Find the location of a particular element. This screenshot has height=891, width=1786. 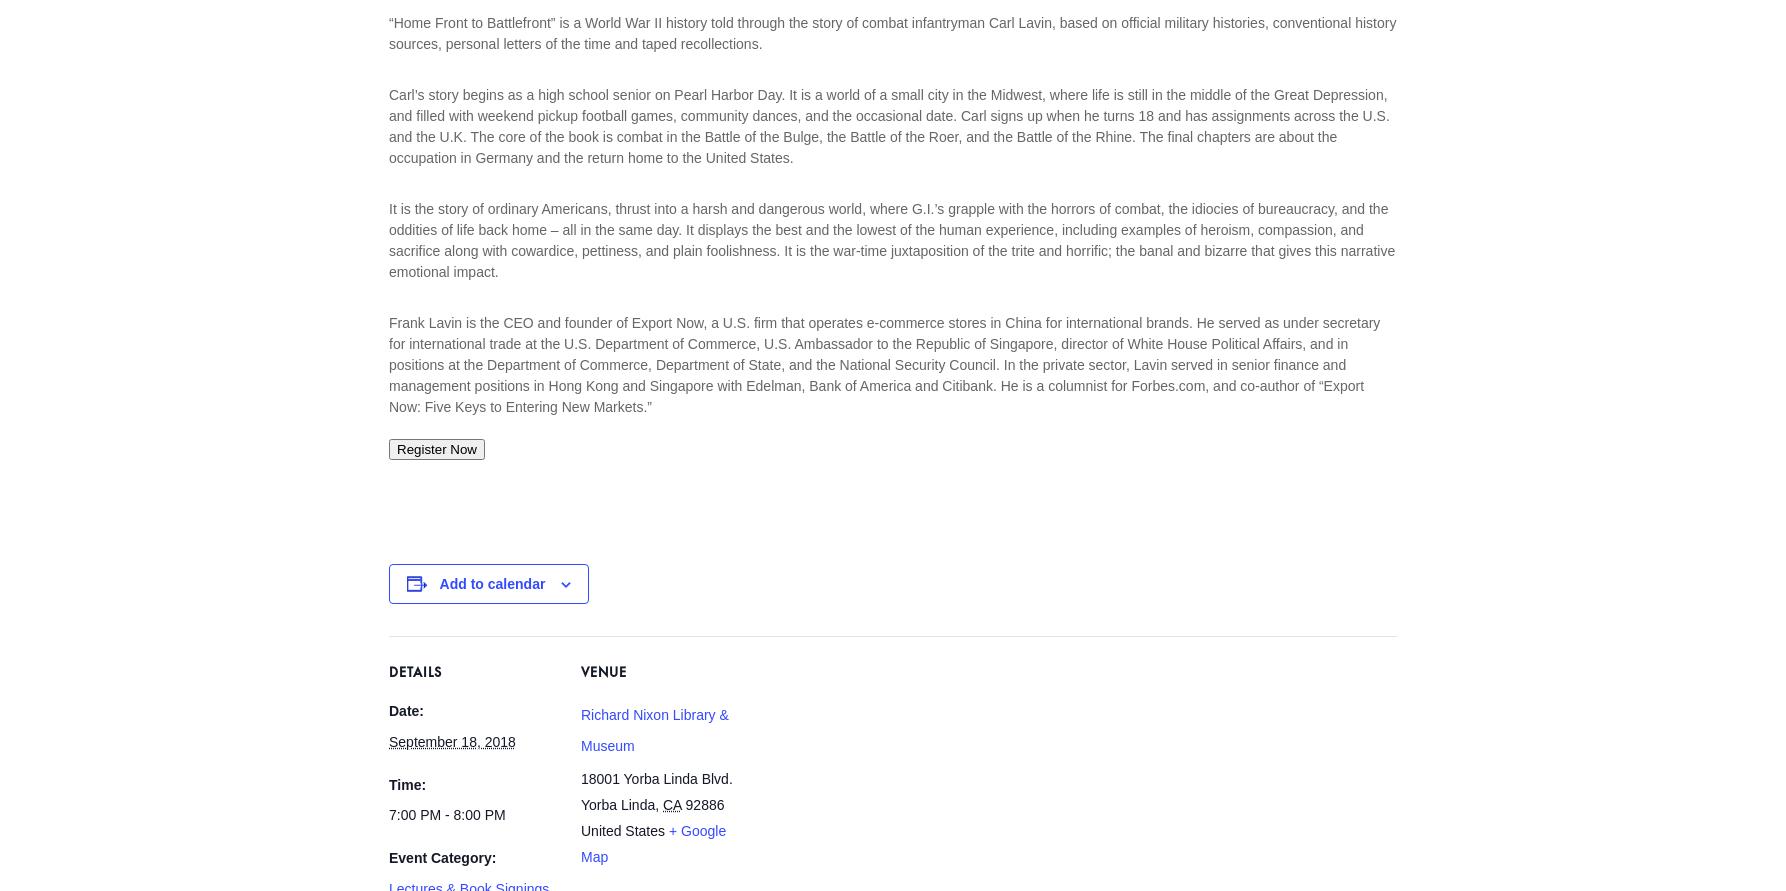

'Date:' is located at coordinates (406, 710).